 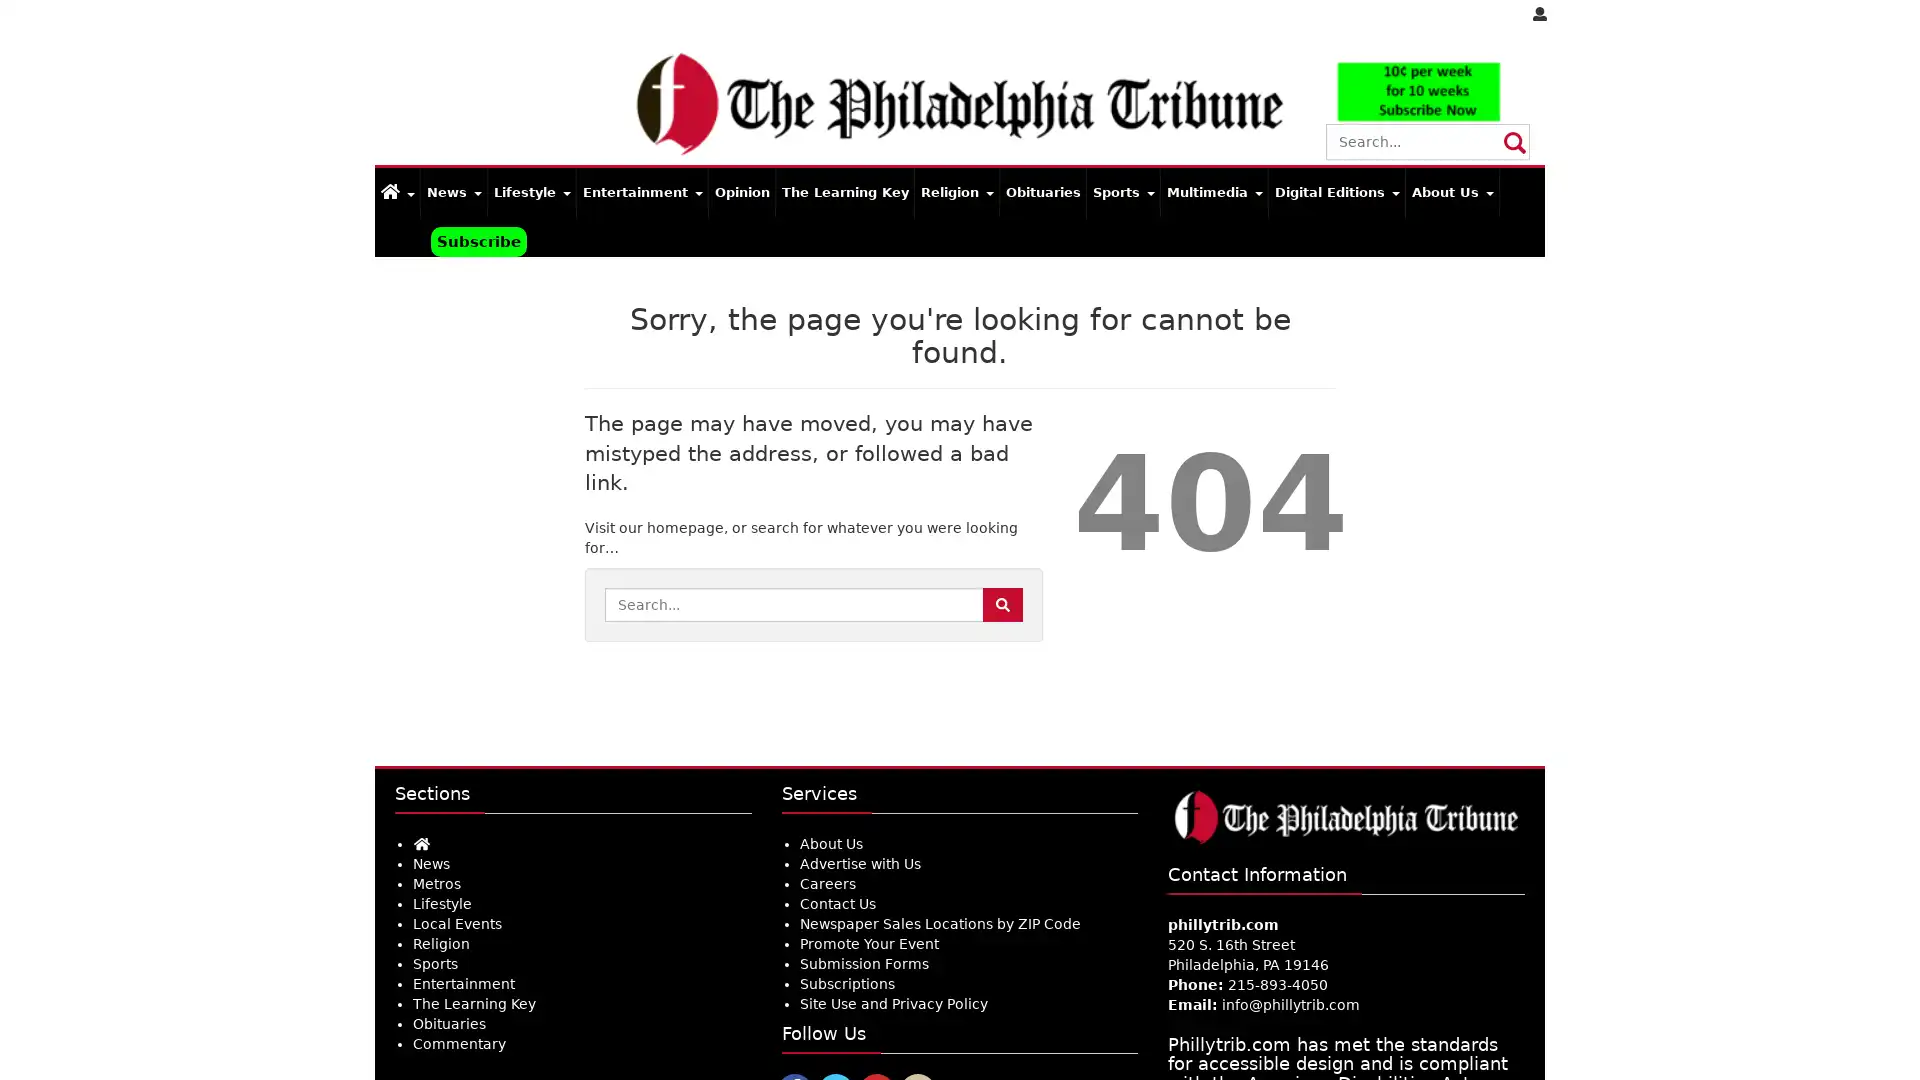 What do you see at coordinates (1002, 604) in the screenshot?
I see `Search` at bounding box center [1002, 604].